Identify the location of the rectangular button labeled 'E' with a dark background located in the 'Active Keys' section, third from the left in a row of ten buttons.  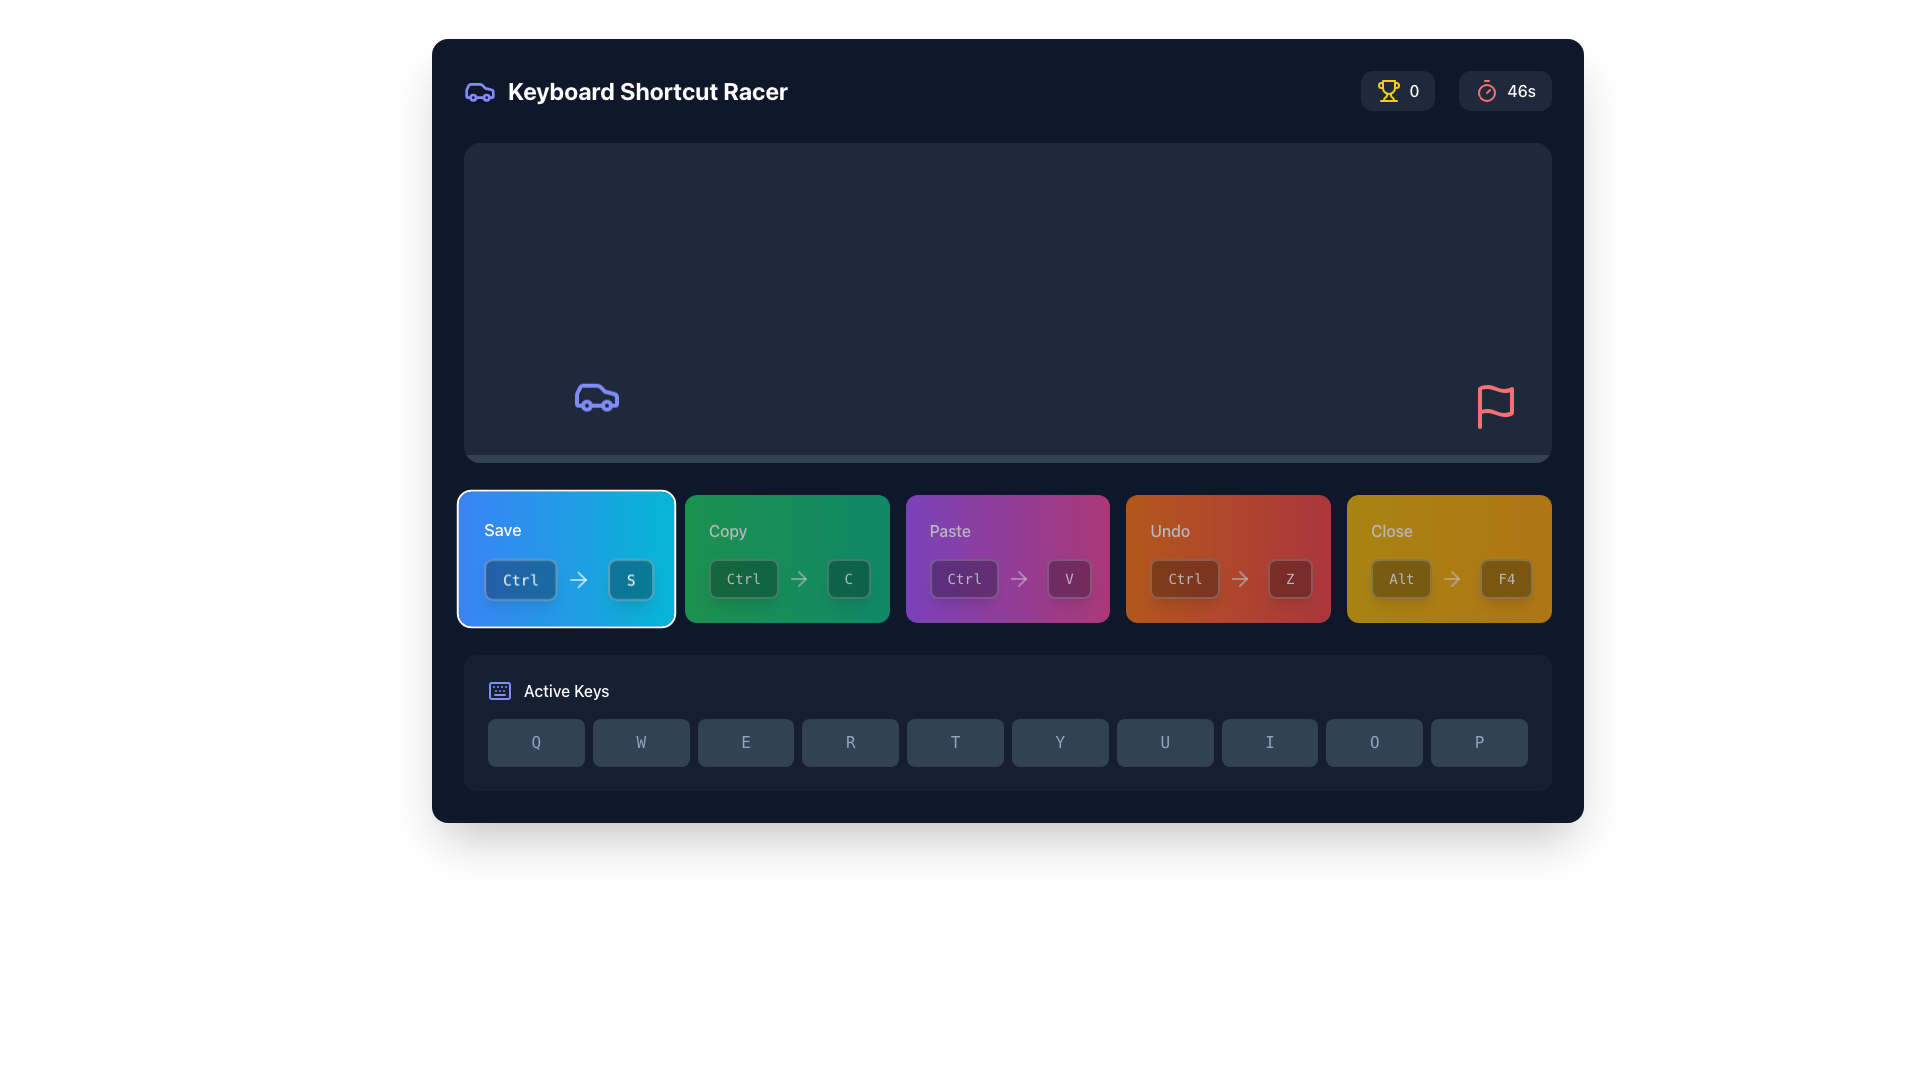
(744, 743).